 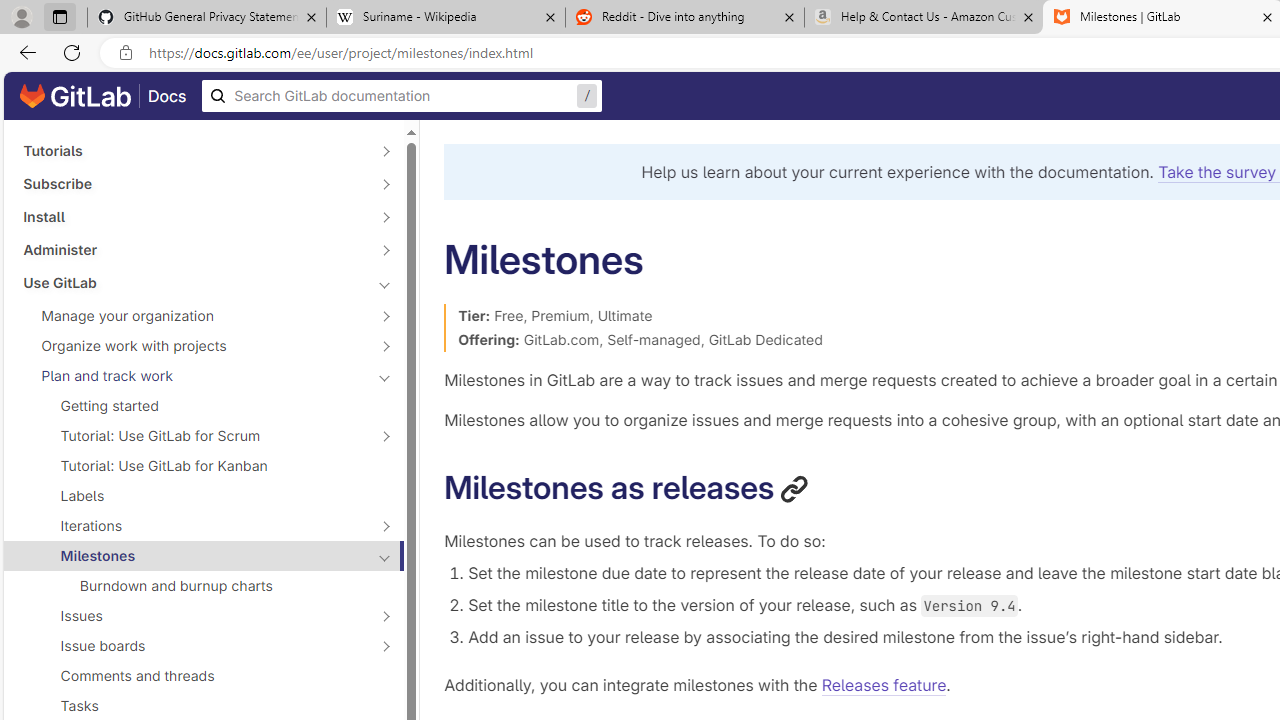 What do you see at coordinates (192, 282) in the screenshot?
I see `'Use GitLab'` at bounding box center [192, 282].